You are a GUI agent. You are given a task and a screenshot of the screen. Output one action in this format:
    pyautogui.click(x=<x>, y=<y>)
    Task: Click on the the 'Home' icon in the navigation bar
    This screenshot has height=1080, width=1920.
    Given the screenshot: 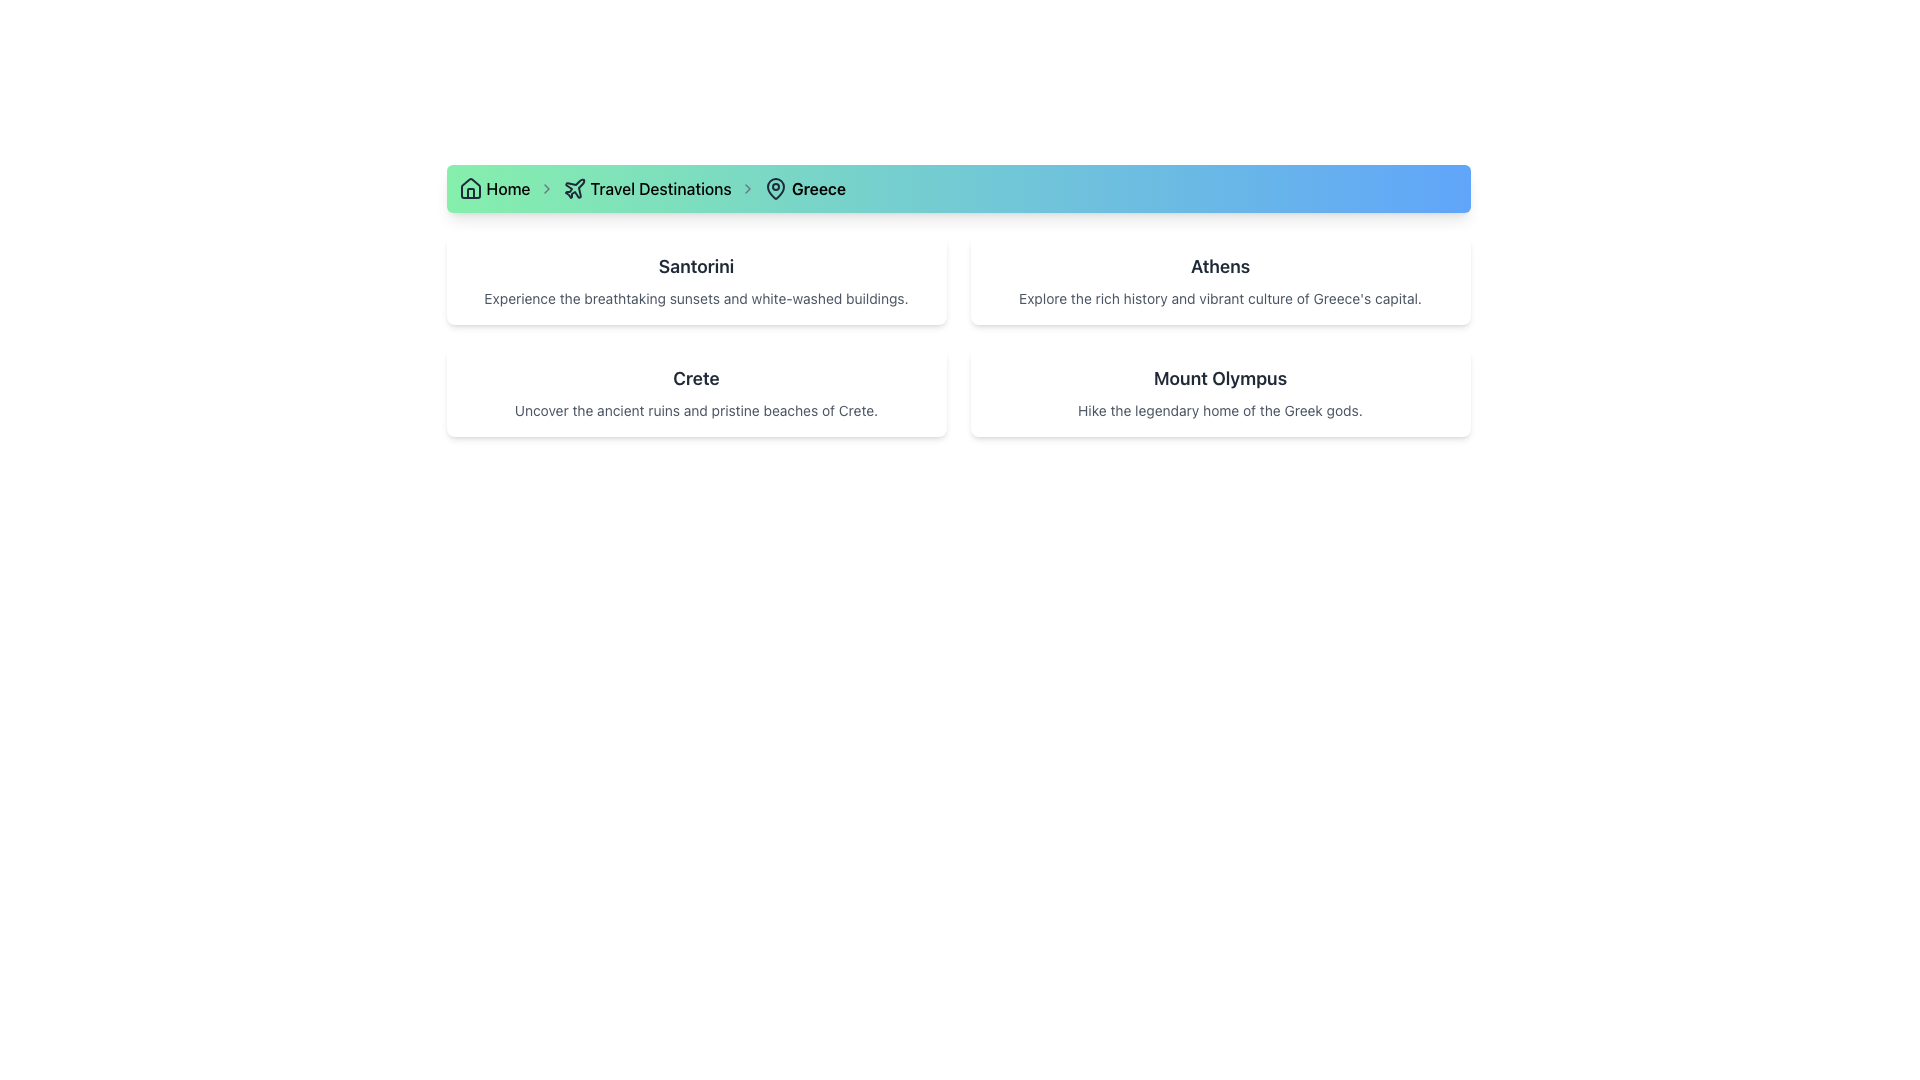 What is the action you would take?
    pyautogui.click(x=469, y=188)
    